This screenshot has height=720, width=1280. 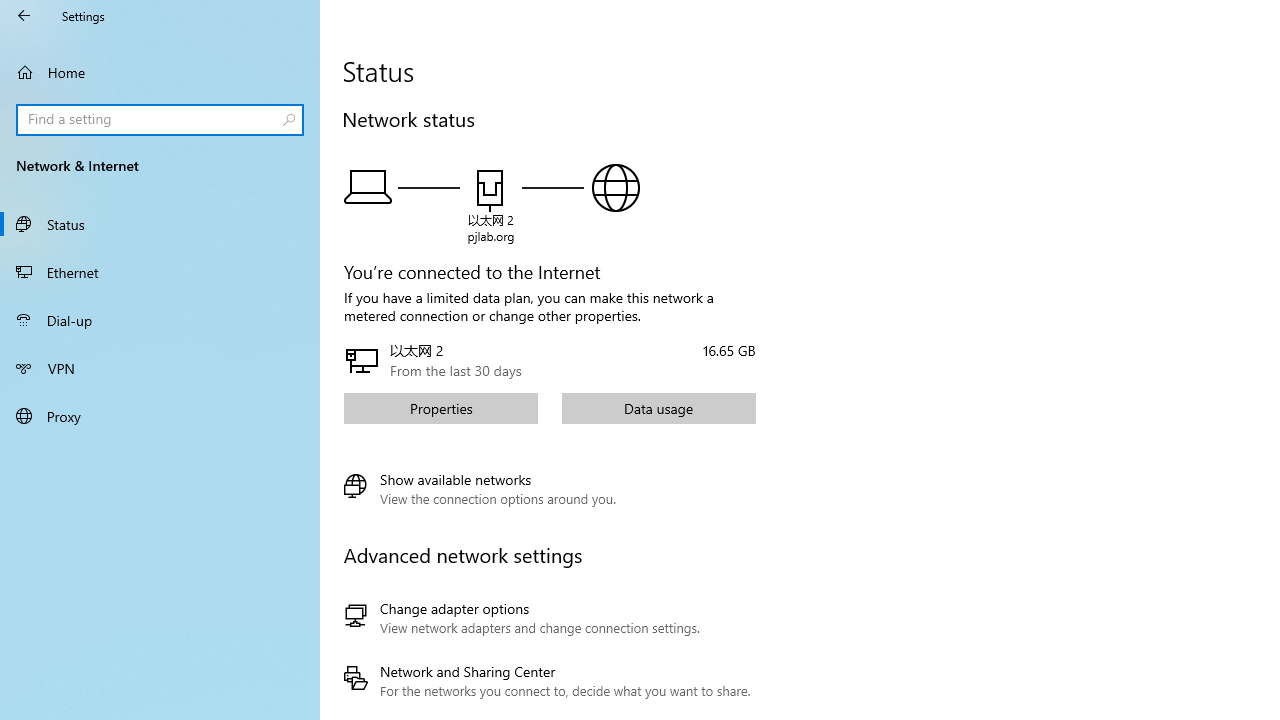 What do you see at coordinates (160, 414) in the screenshot?
I see `'Proxy'` at bounding box center [160, 414].